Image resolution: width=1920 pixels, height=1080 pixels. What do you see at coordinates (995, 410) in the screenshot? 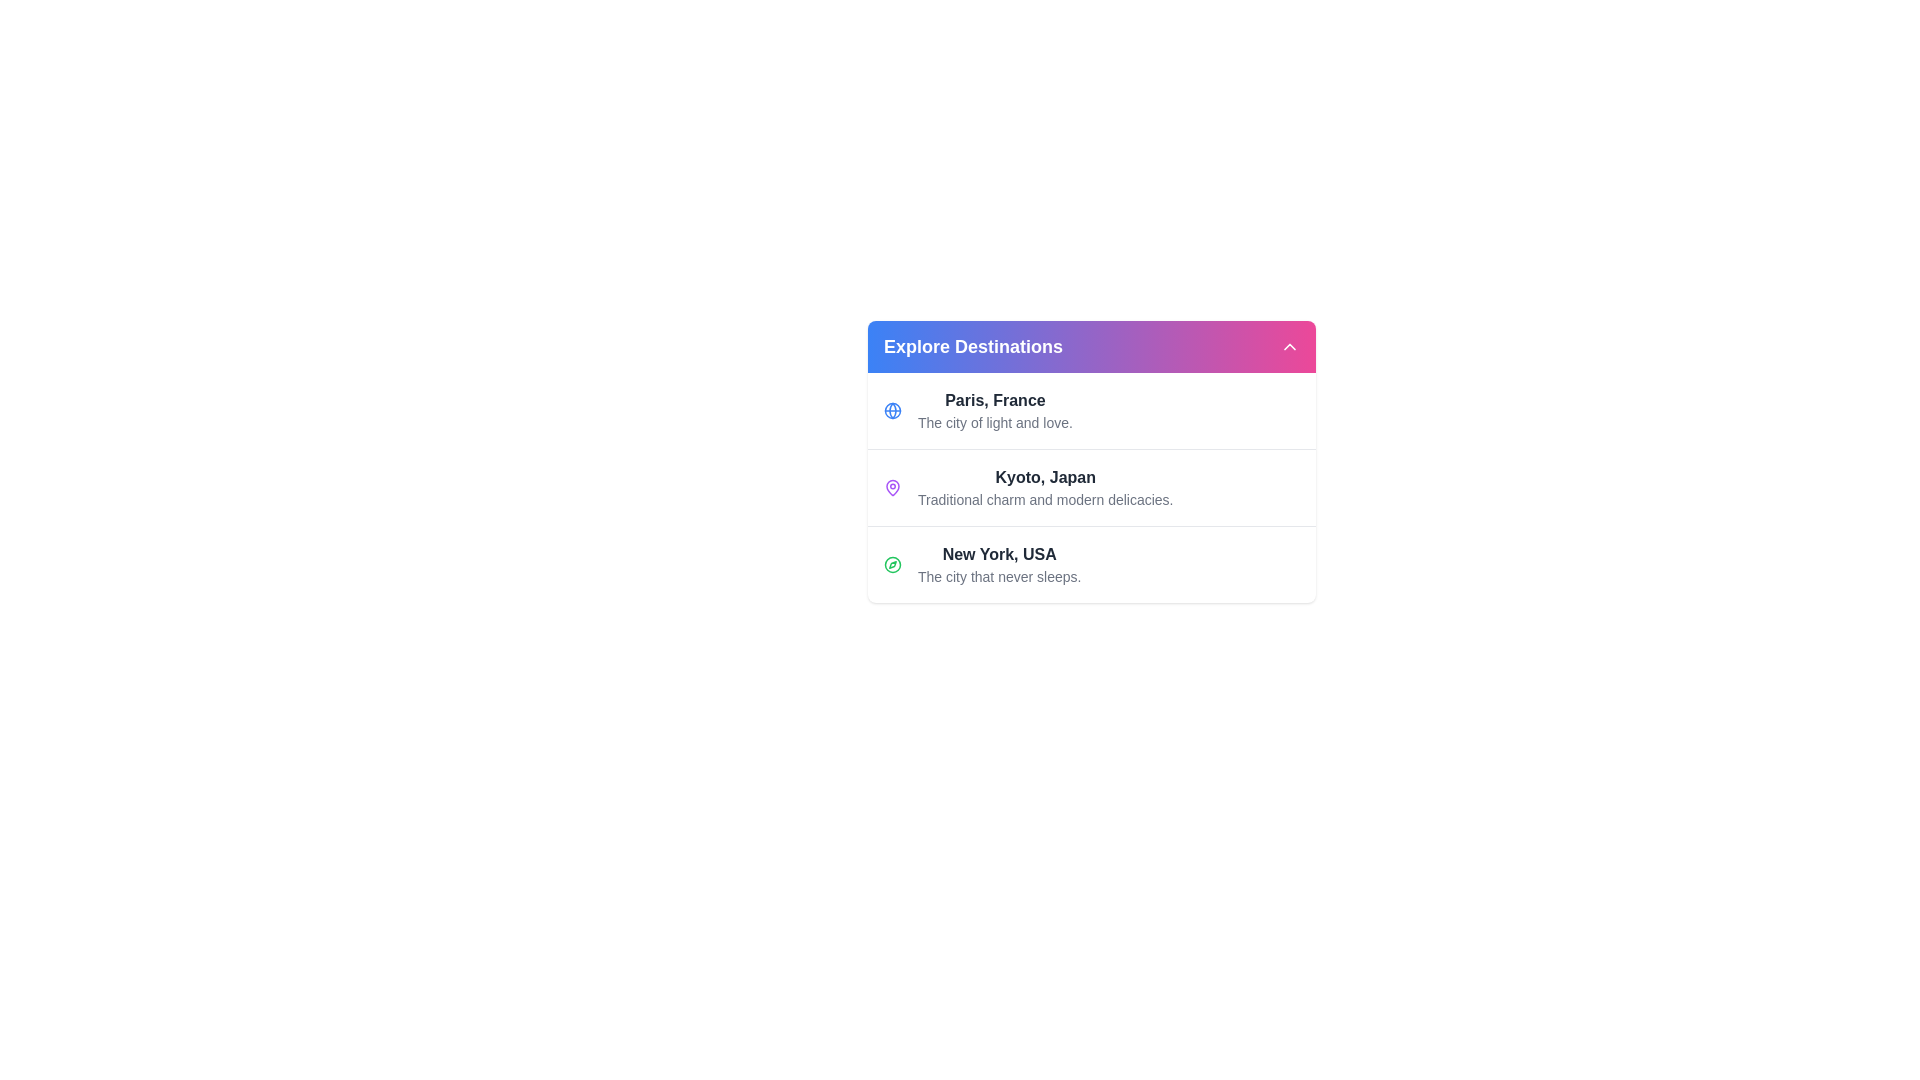
I see `the text block representing 'Paris, France'` at bounding box center [995, 410].